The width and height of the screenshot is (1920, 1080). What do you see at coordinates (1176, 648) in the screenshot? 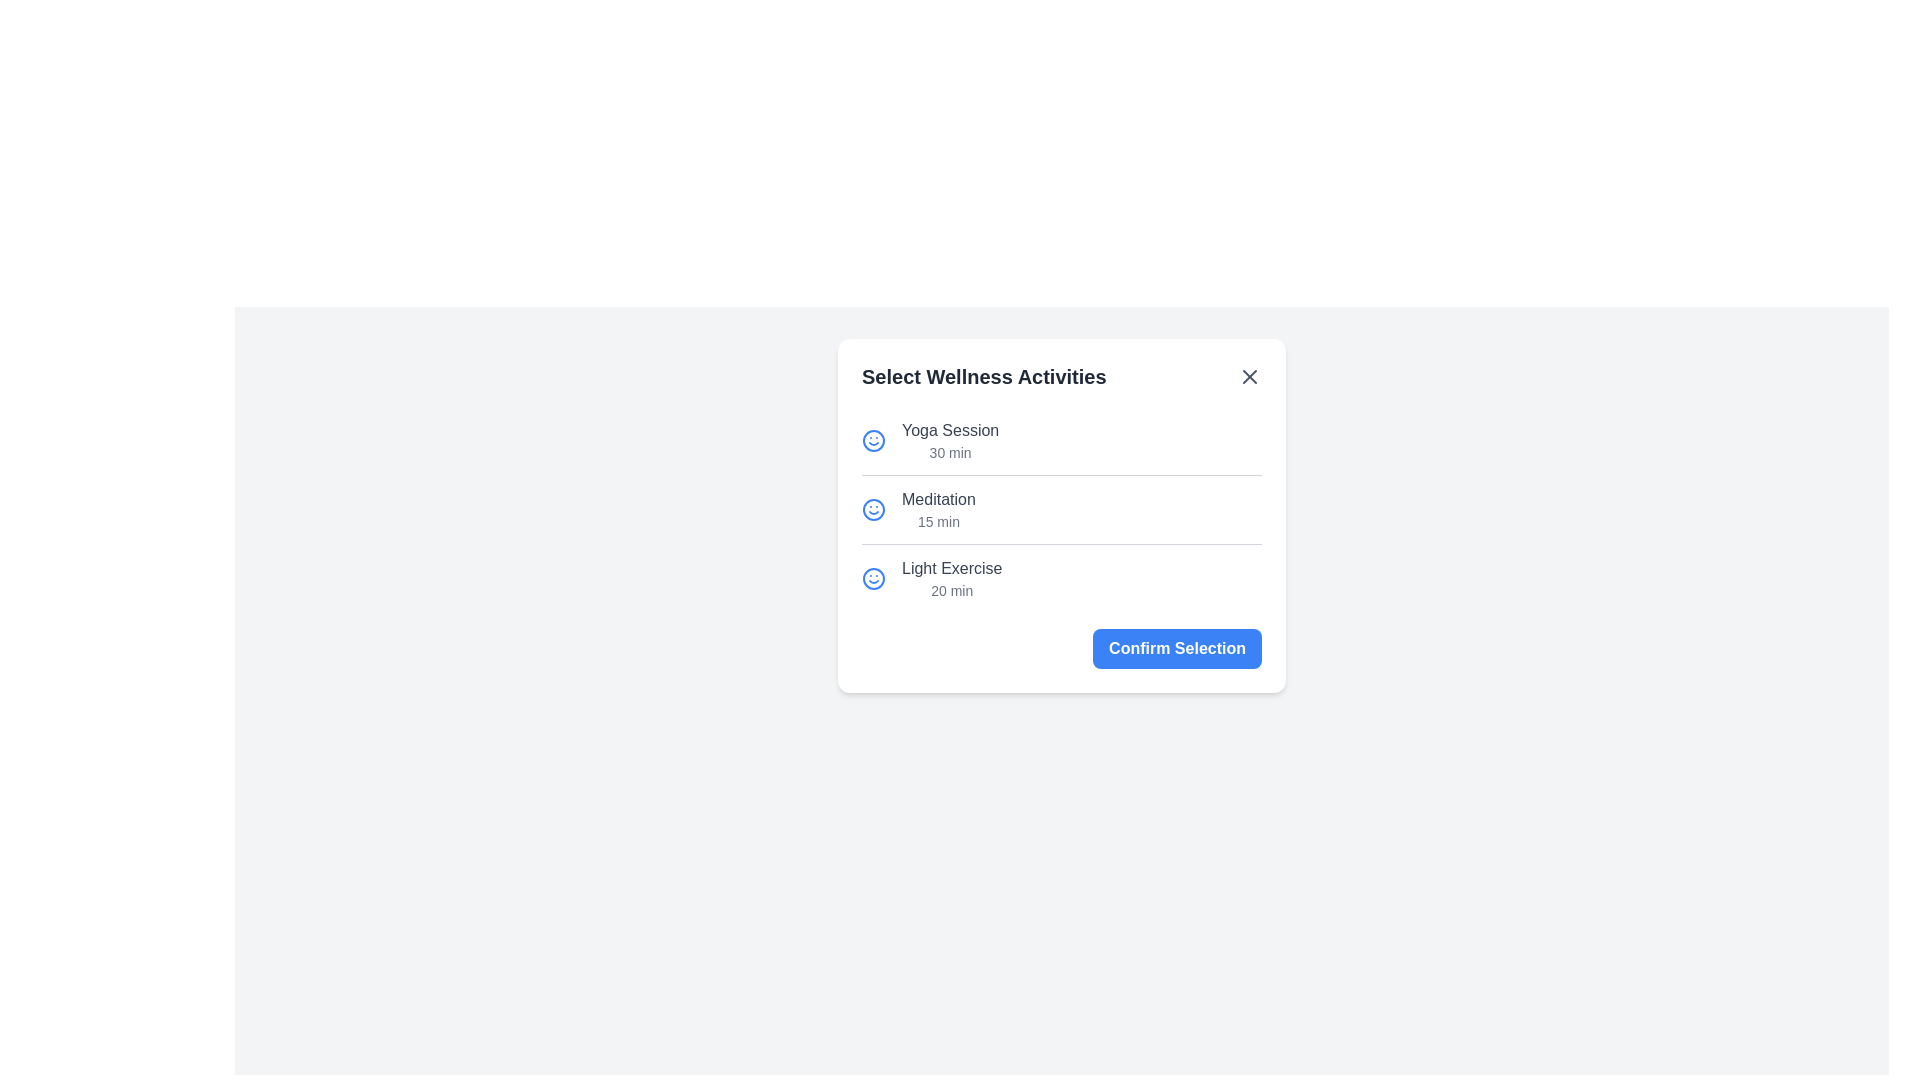
I see `'Confirm Selection' button to submit the selected activities` at bounding box center [1176, 648].